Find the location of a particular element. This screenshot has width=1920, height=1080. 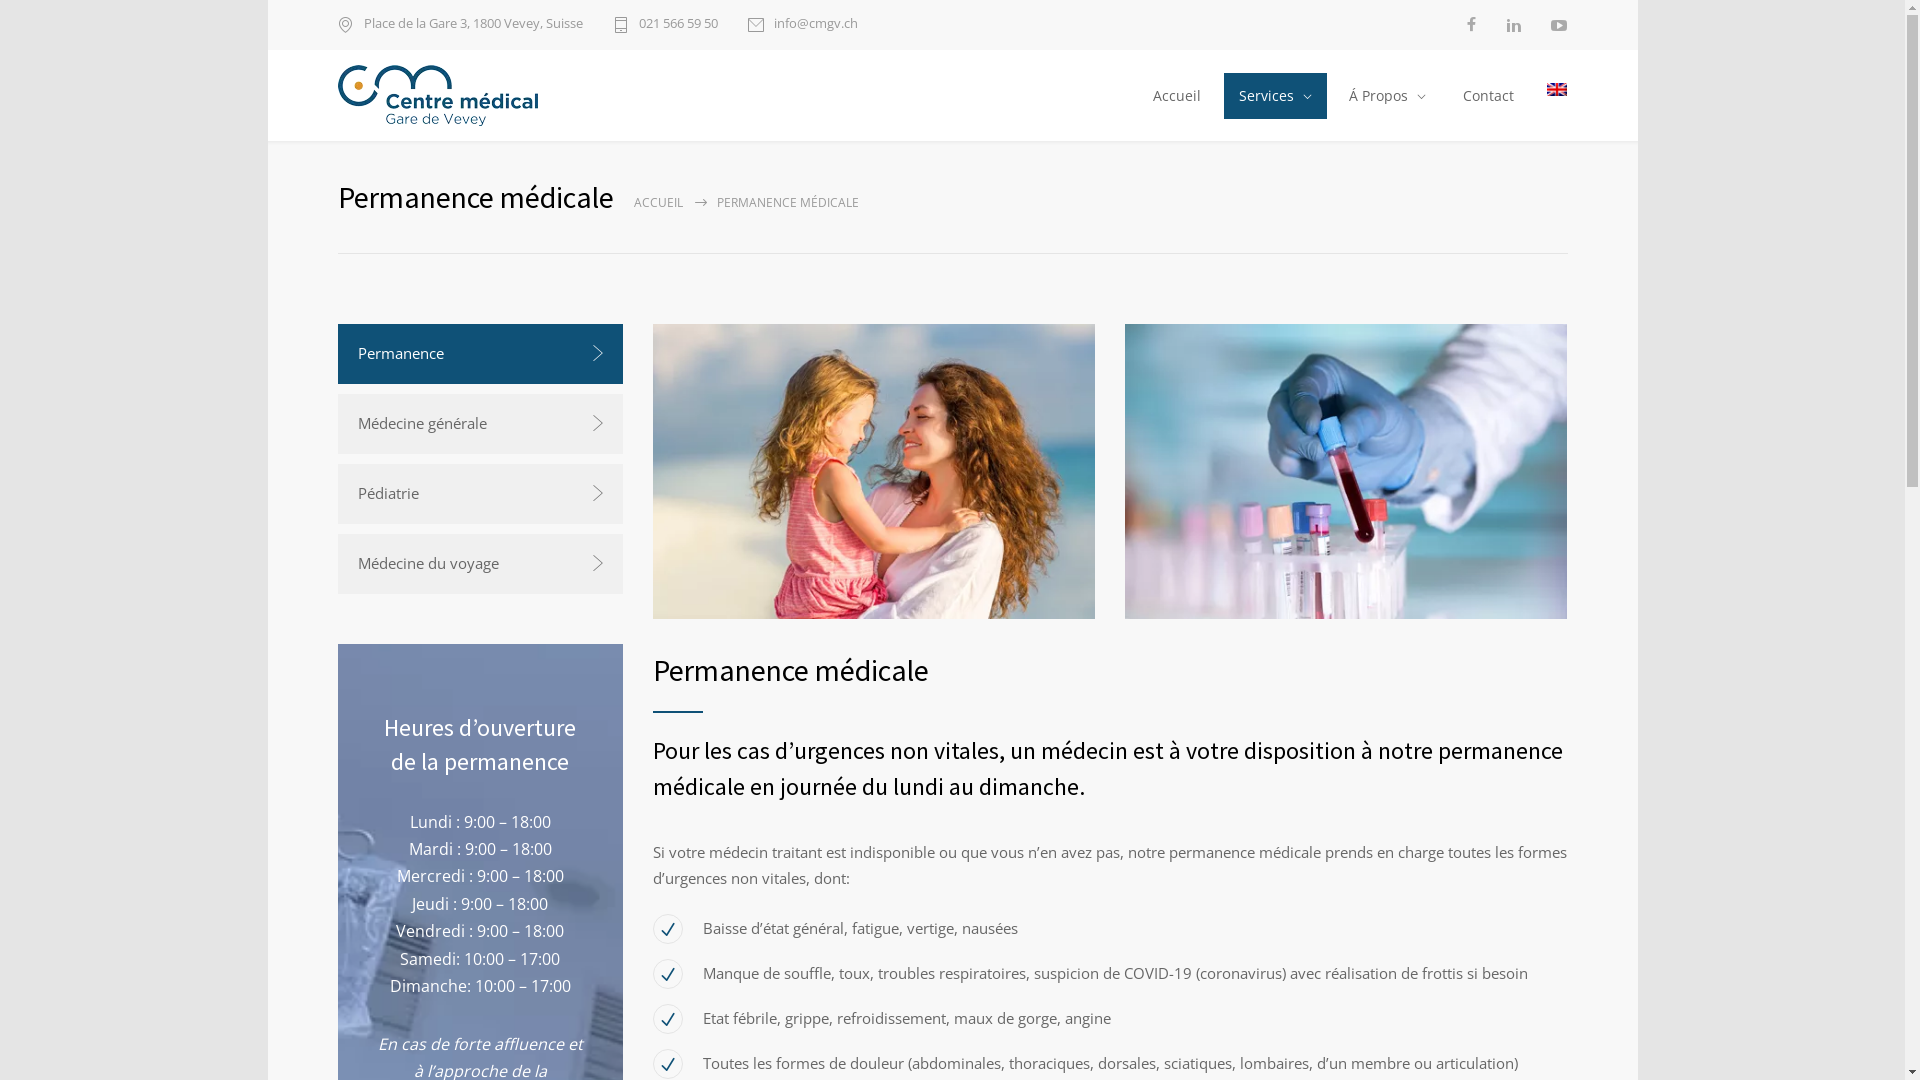

'Services' is located at coordinates (1273, 96).